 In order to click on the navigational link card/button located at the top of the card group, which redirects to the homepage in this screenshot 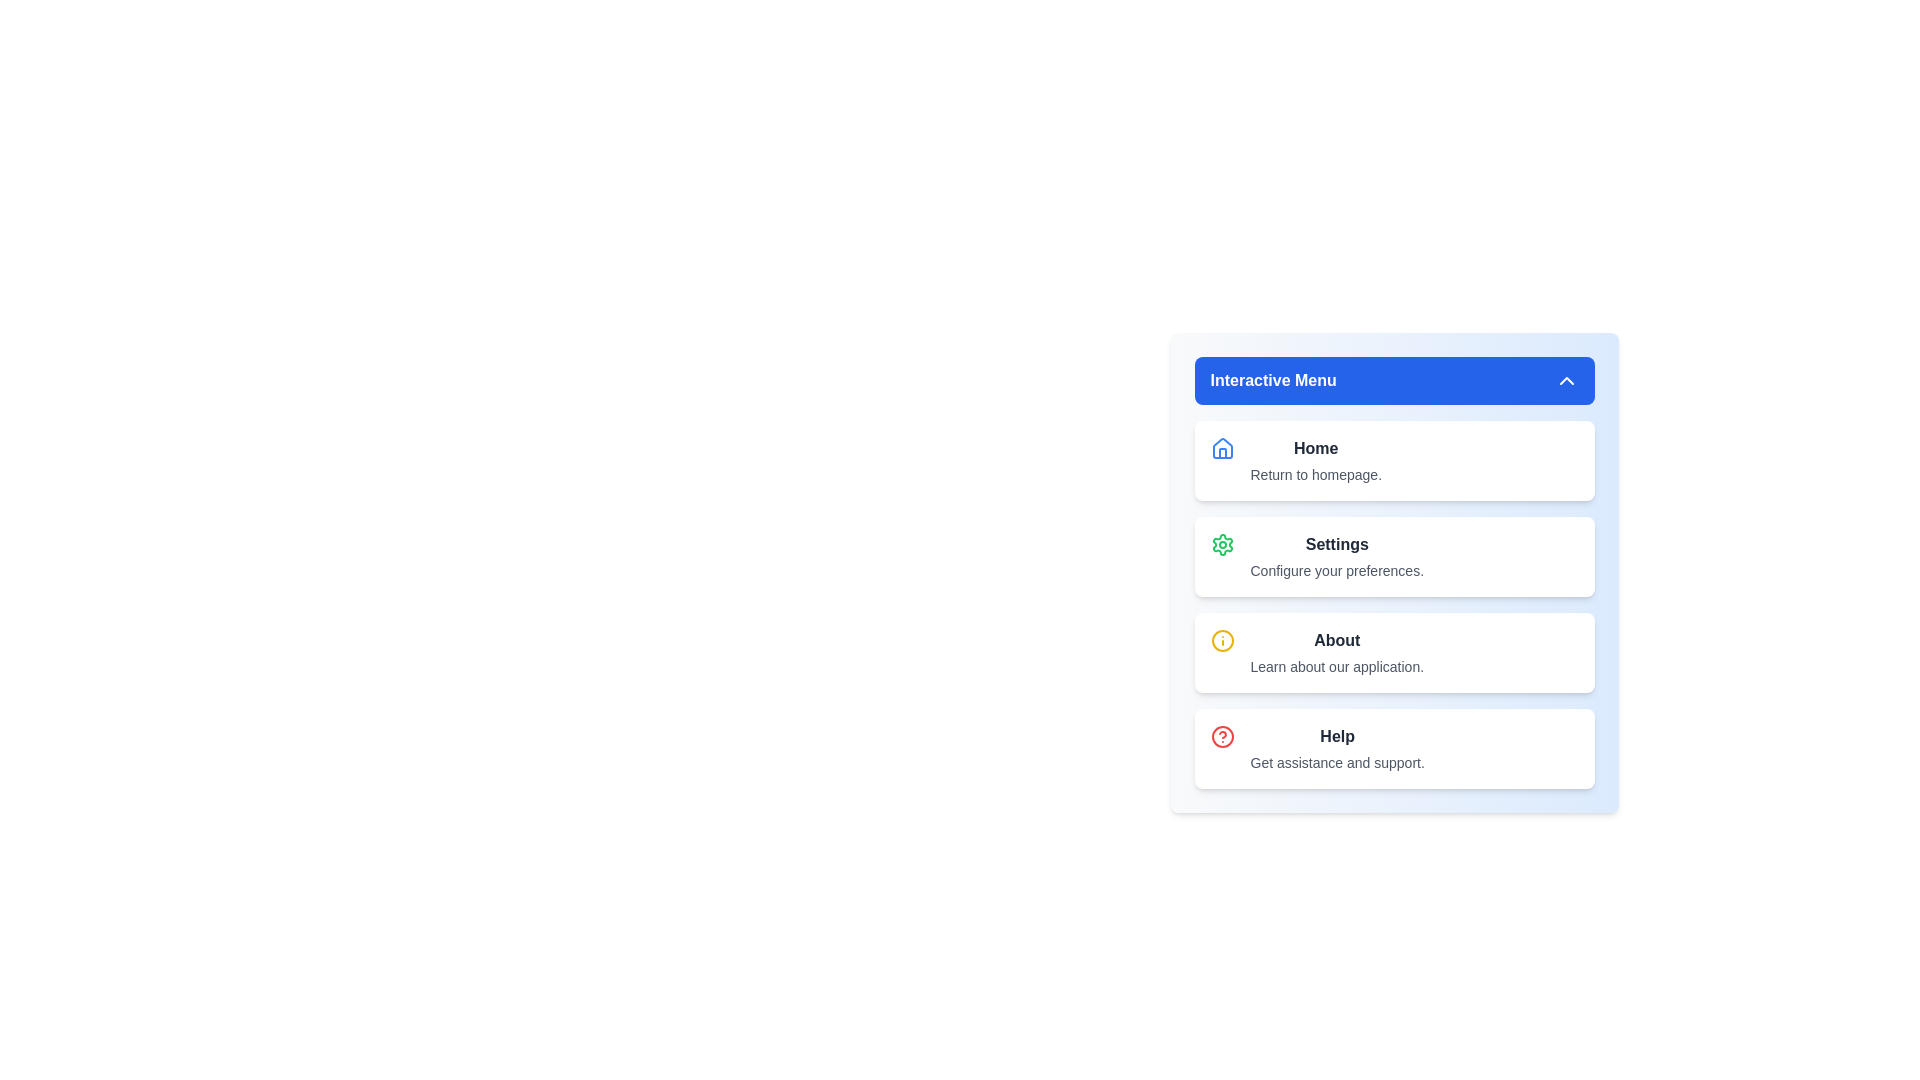, I will do `click(1393, 461)`.